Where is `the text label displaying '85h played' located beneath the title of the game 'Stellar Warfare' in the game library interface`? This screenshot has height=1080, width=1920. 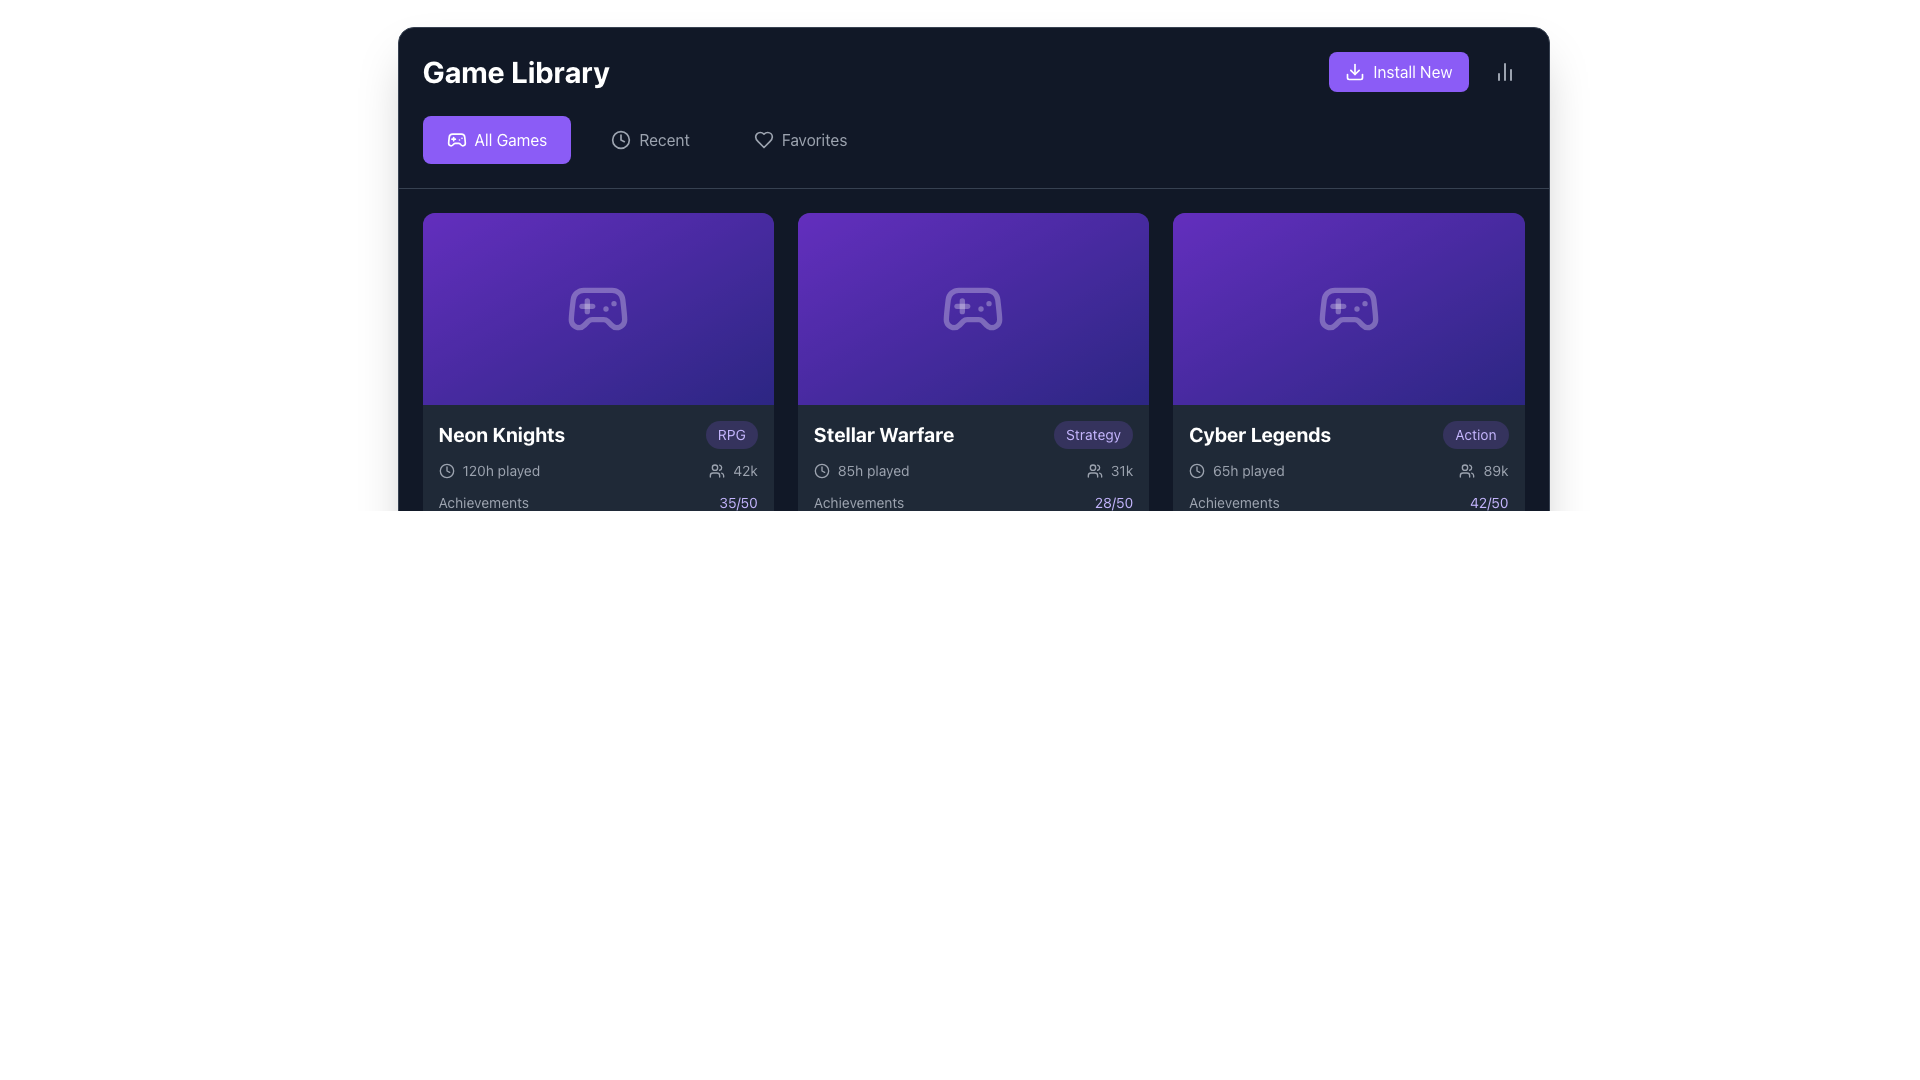
the text label displaying '85h played' located beneath the title of the game 'Stellar Warfare' in the game library interface is located at coordinates (873, 470).